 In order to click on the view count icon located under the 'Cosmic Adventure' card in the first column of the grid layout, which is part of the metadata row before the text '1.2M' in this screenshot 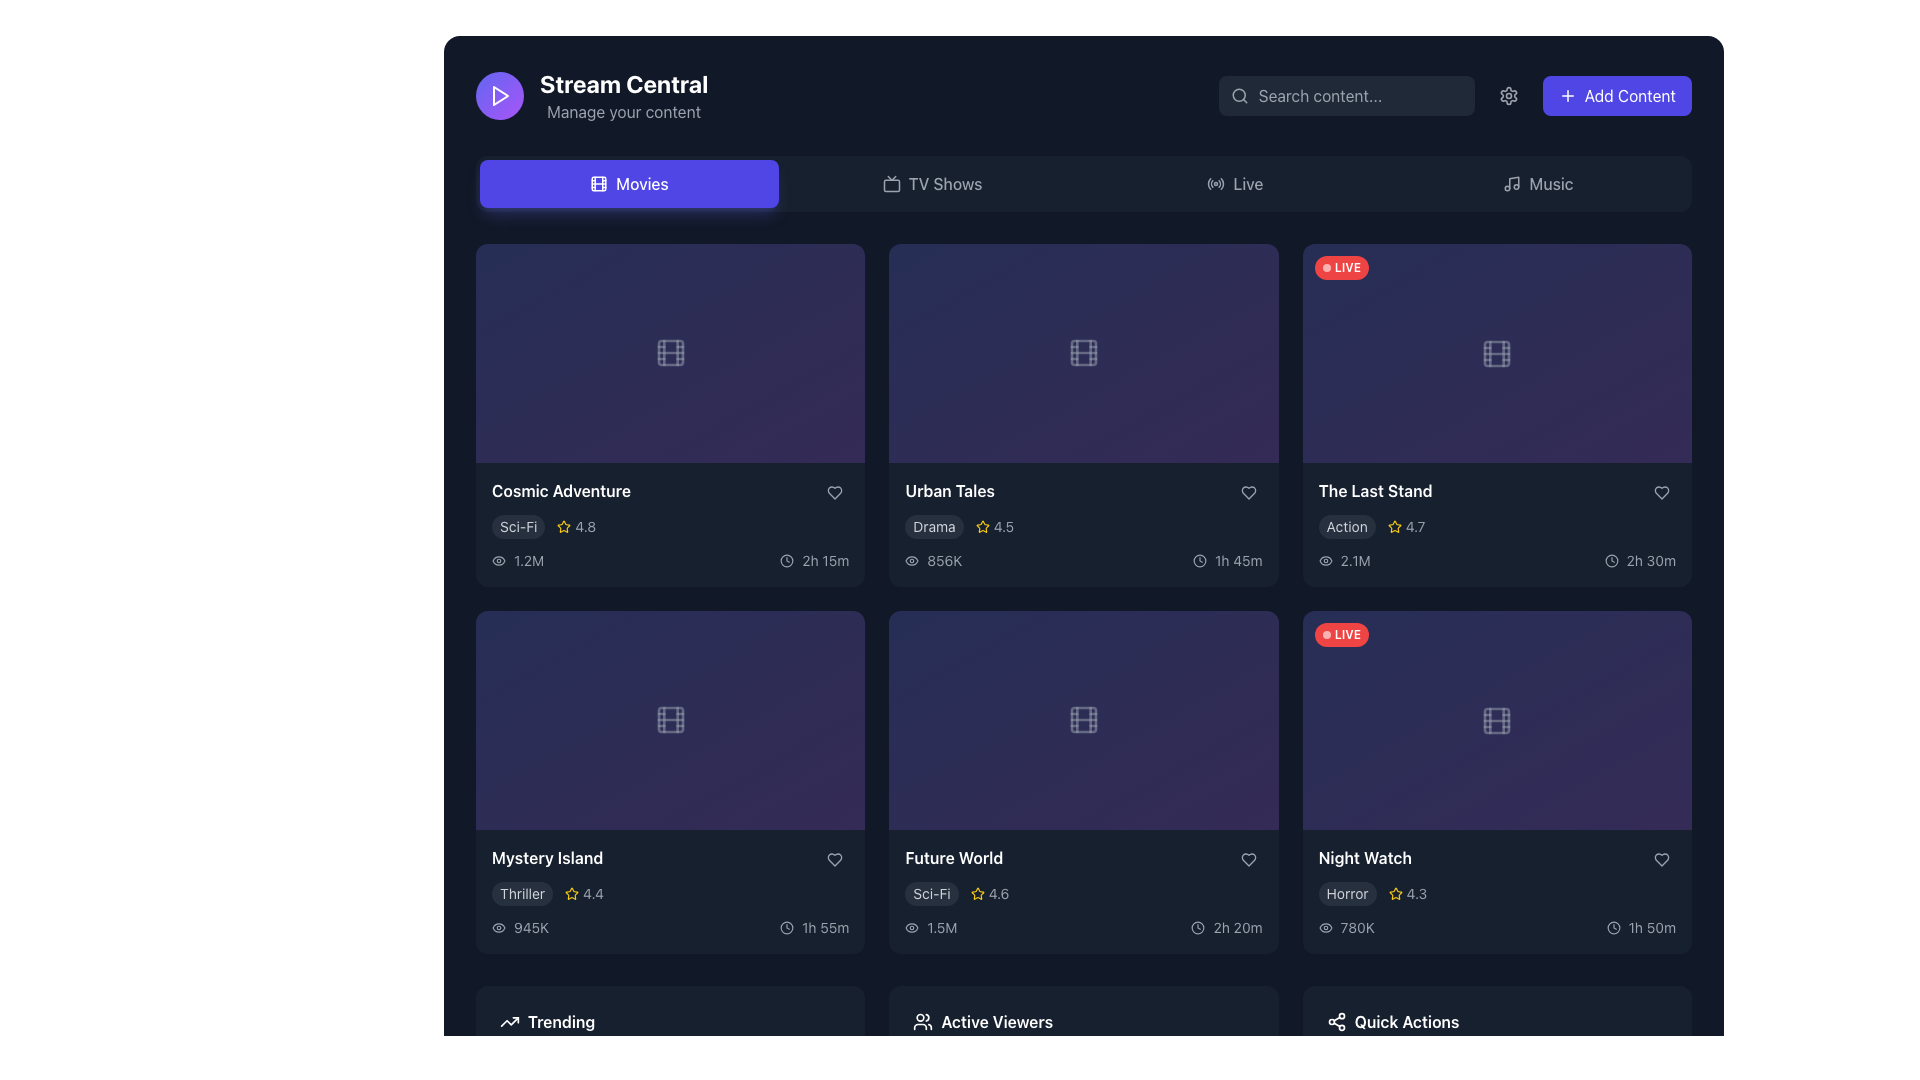, I will do `click(499, 559)`.